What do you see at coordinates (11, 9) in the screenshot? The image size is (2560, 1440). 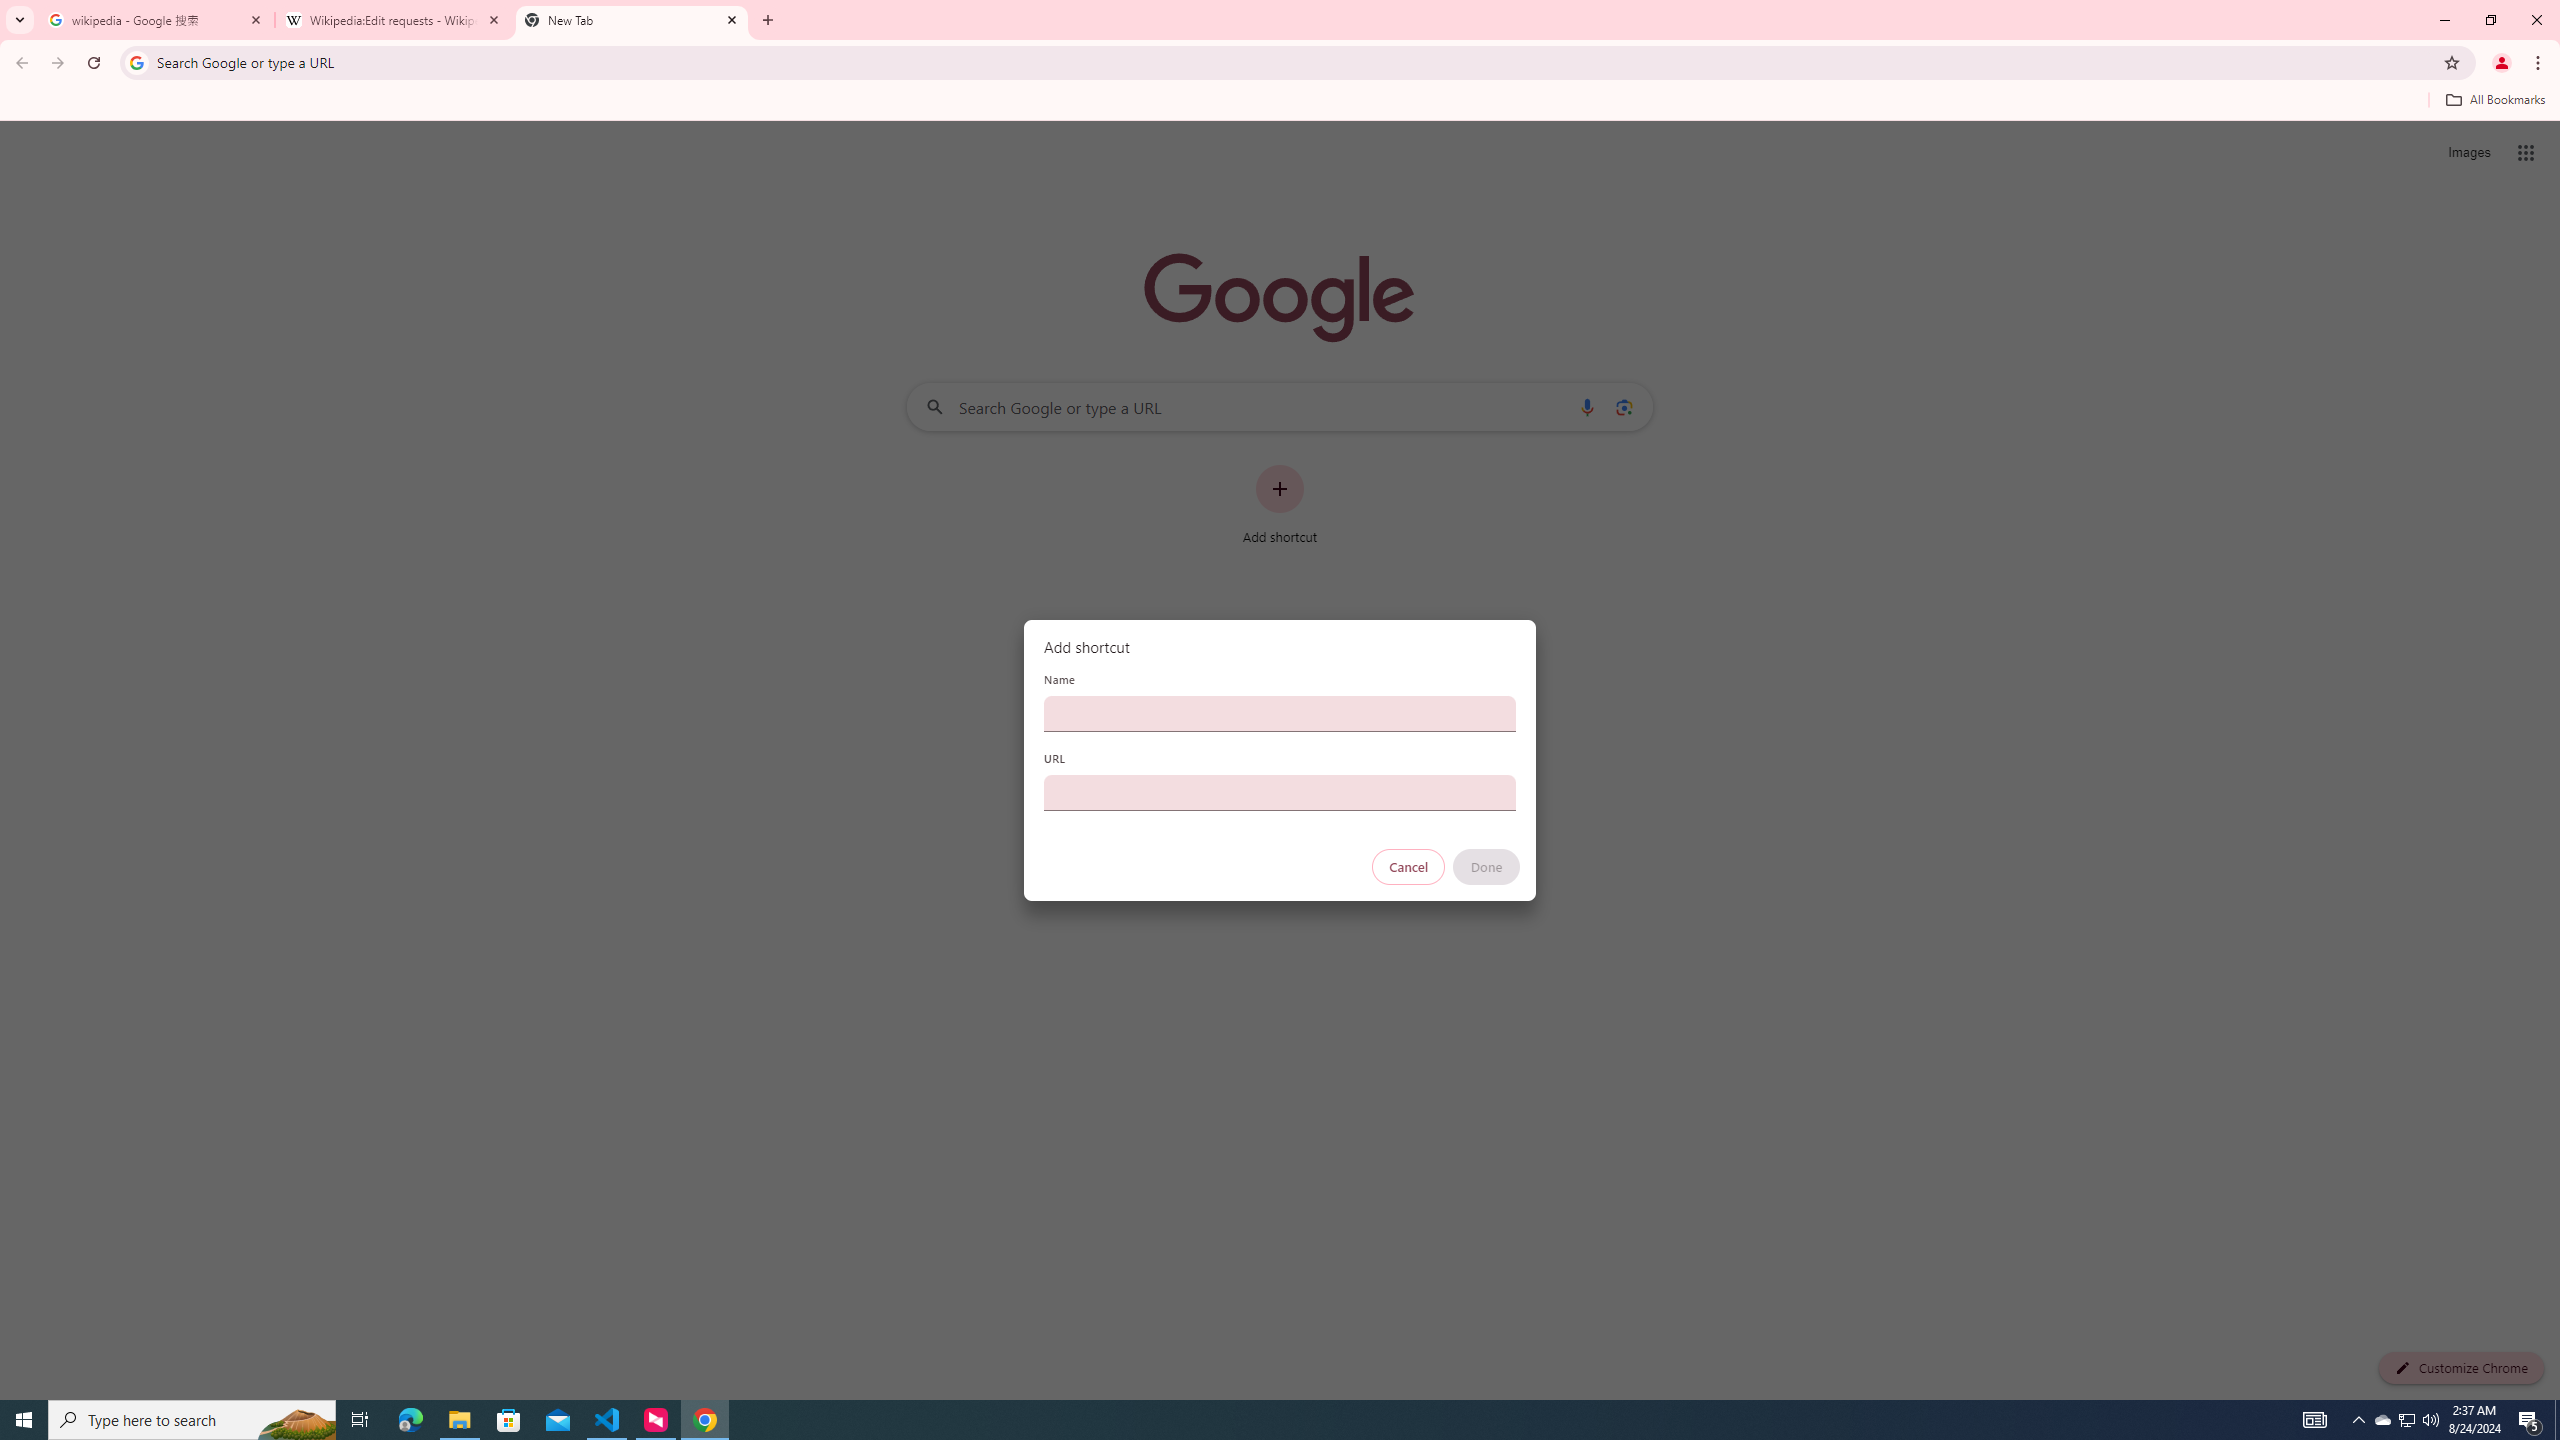 I see `'System'` at bounding box center [11, 9].